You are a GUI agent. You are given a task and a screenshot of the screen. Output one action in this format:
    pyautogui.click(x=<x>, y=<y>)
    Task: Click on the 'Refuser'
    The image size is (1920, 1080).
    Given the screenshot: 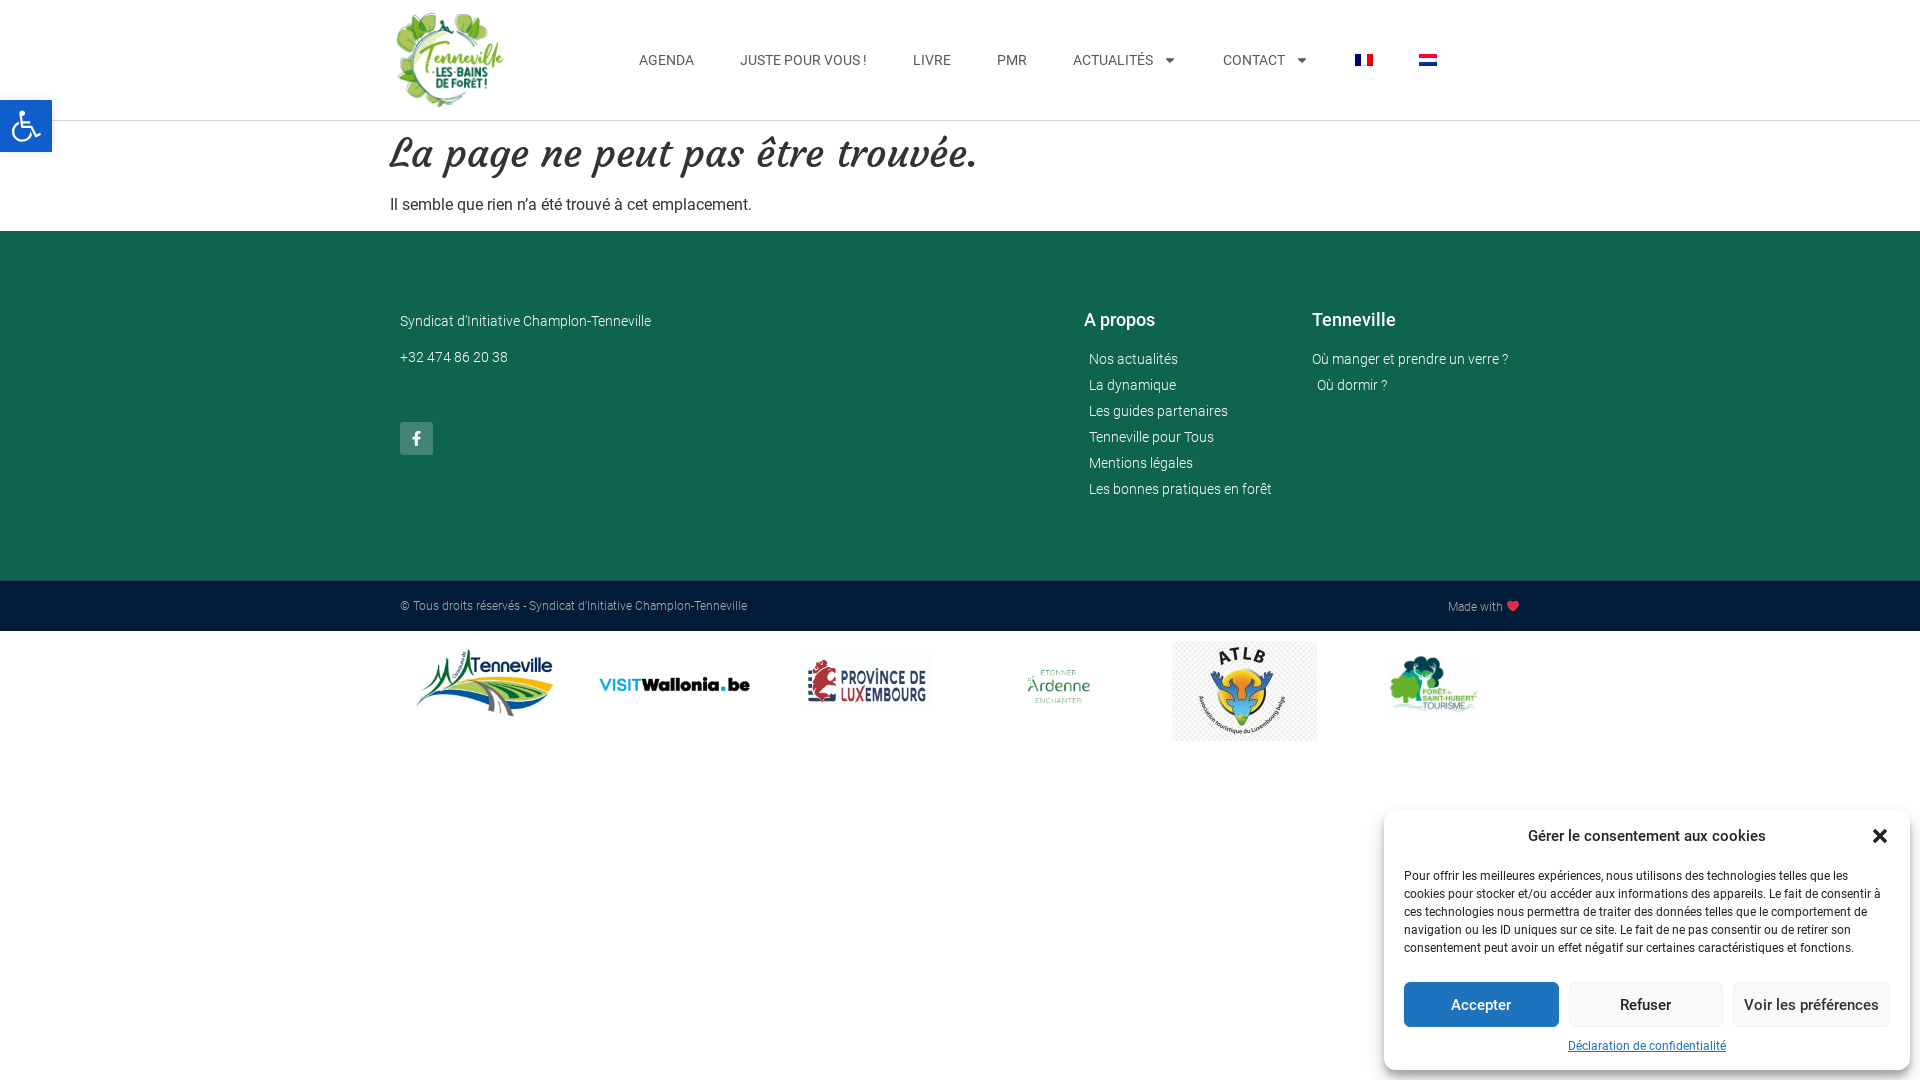 What is the action you would take?
    pyautogui.click(x=1567, y=1004)
    